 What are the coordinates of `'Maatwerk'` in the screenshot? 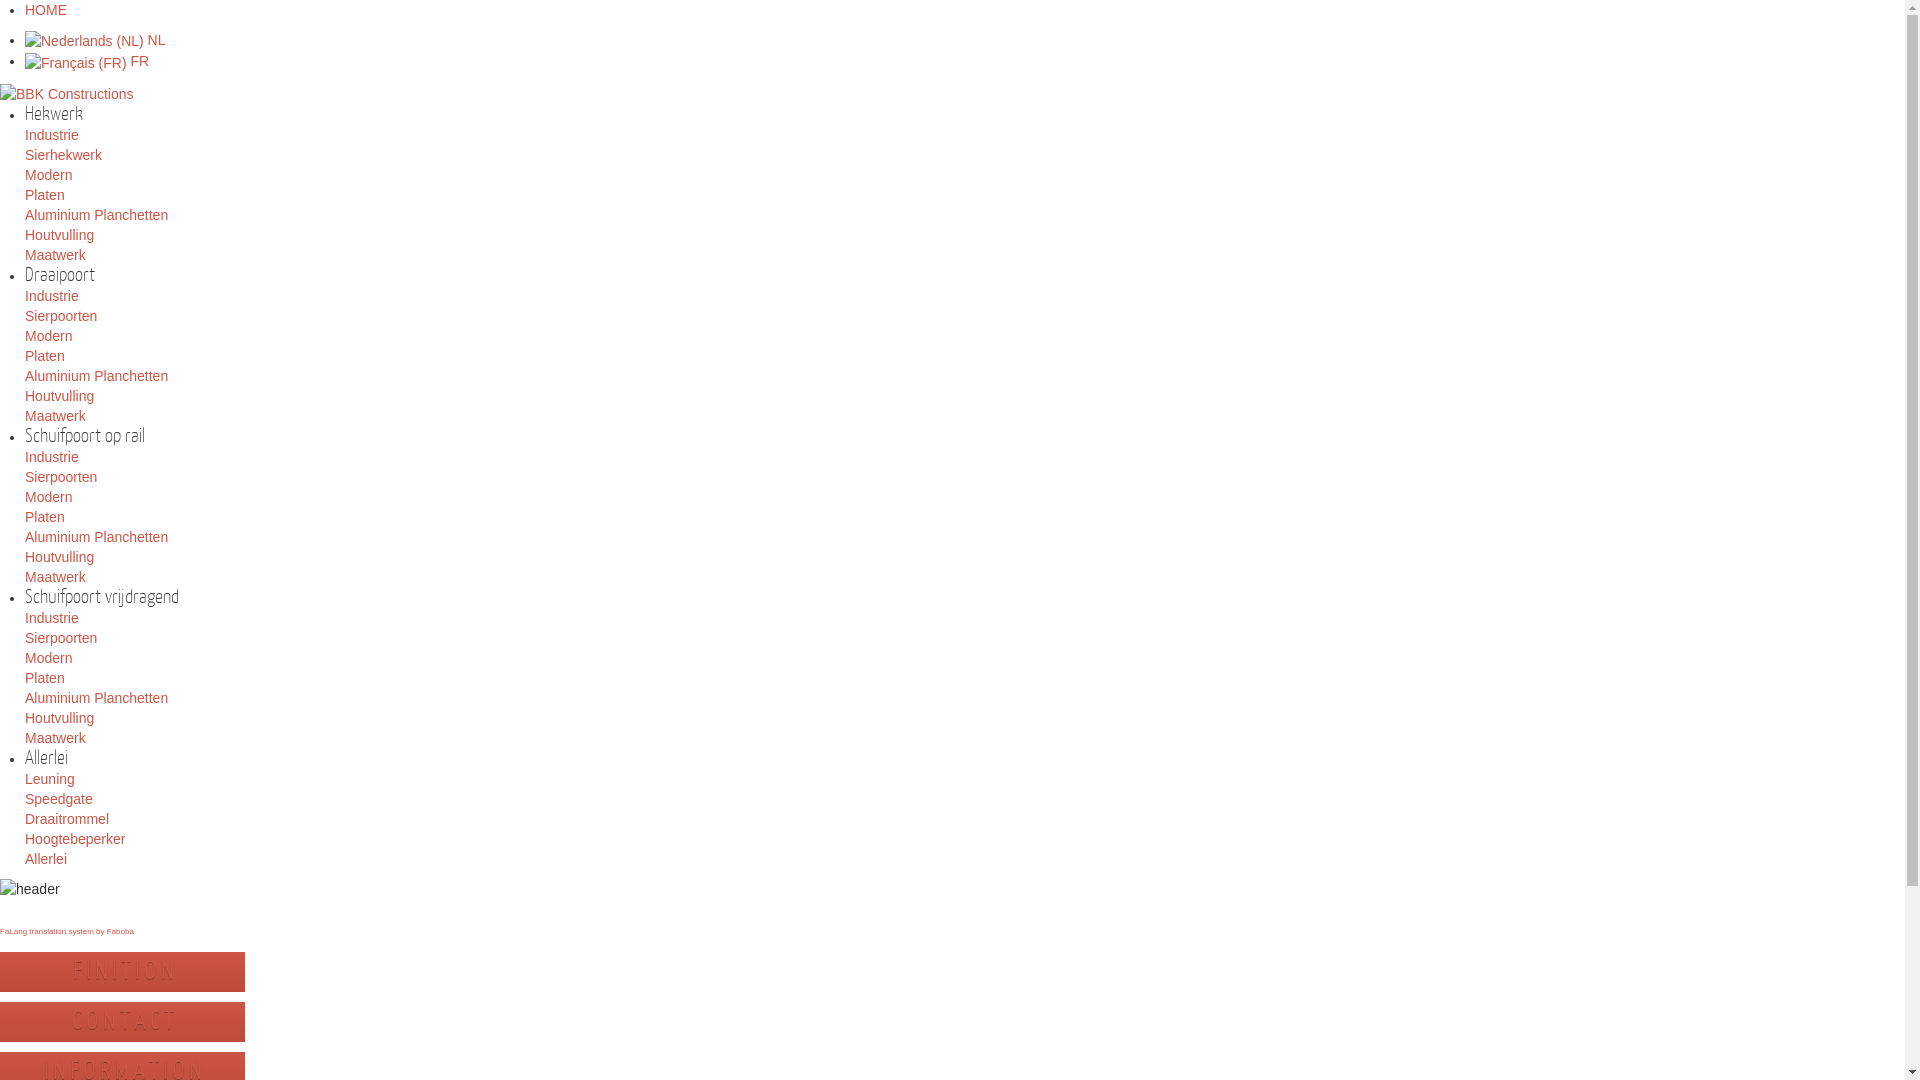 It's located at (24, 253).